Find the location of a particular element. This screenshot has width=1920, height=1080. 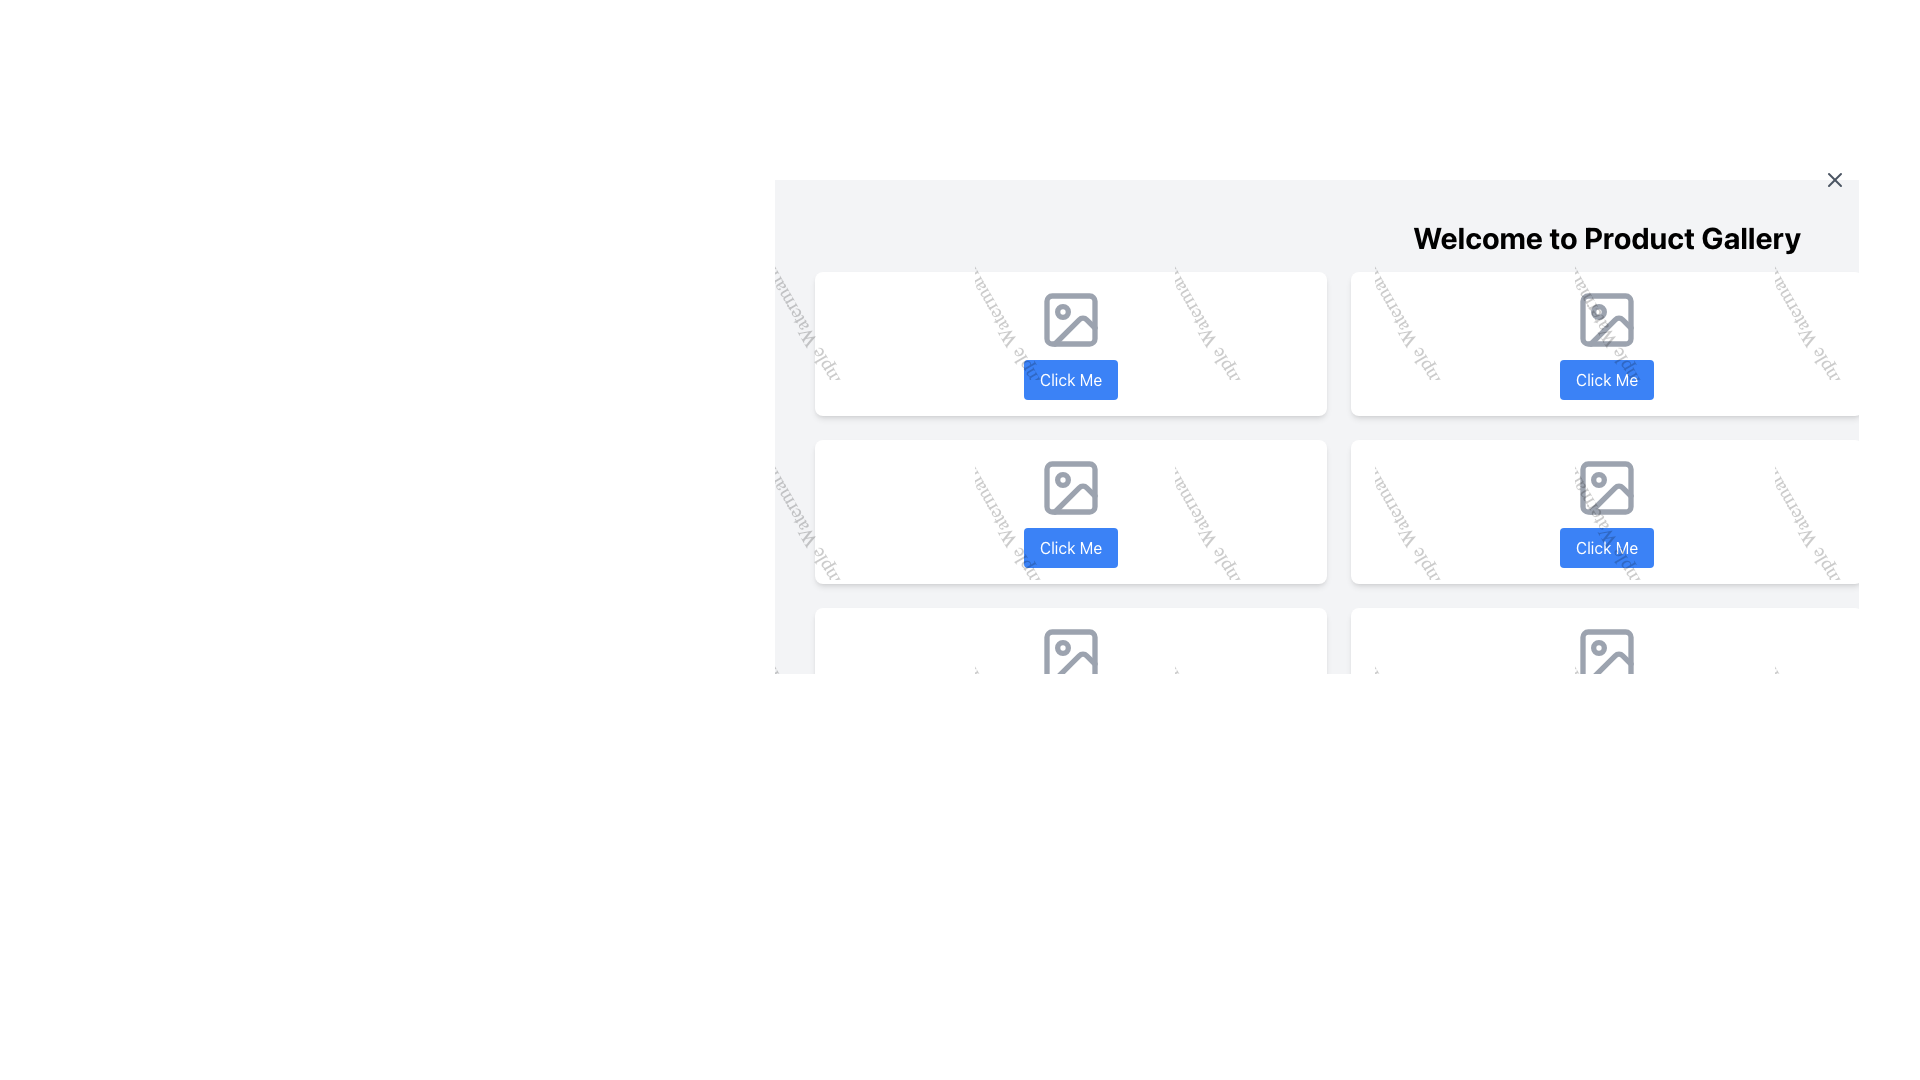

the 'Click Me' button located in the top-right section of the interface to change its background color is located at coordinates (1607, 380).